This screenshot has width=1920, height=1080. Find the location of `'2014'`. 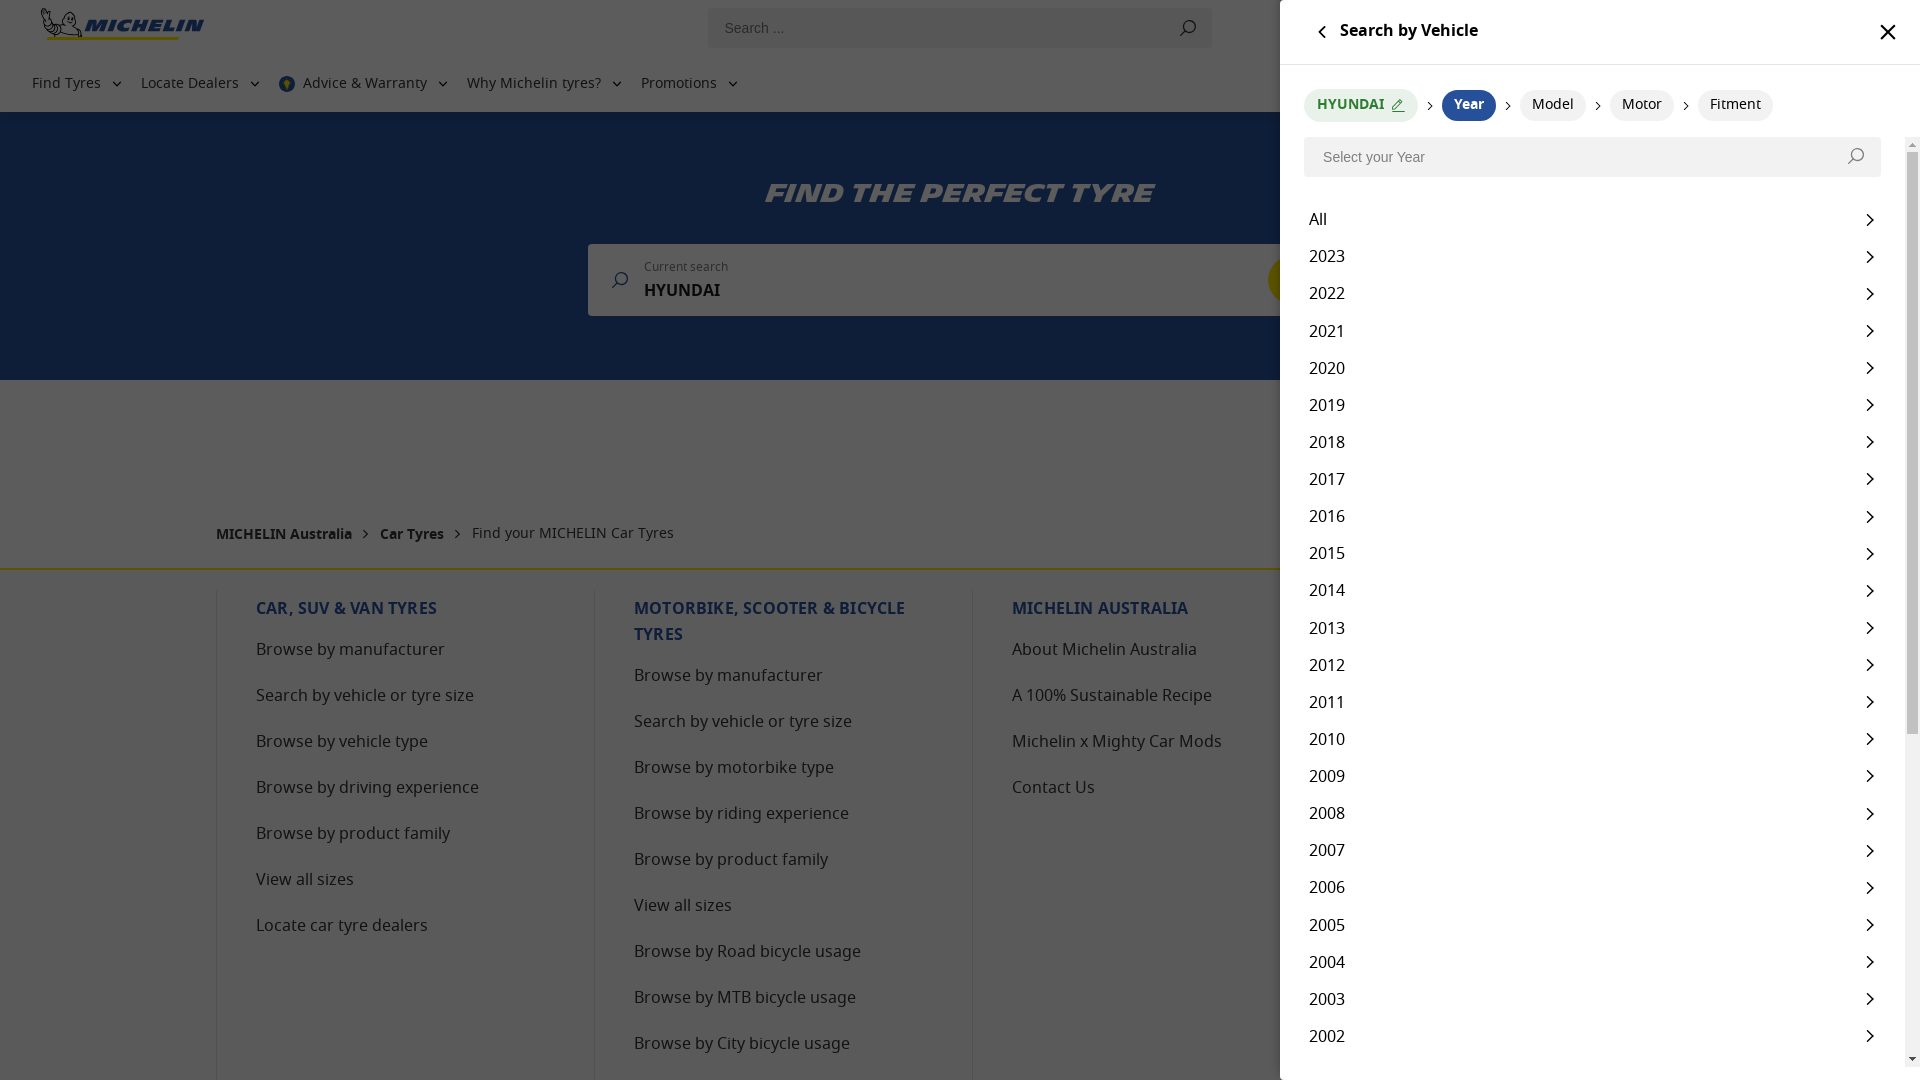

'2014' is located at coordinates (1591, 589).